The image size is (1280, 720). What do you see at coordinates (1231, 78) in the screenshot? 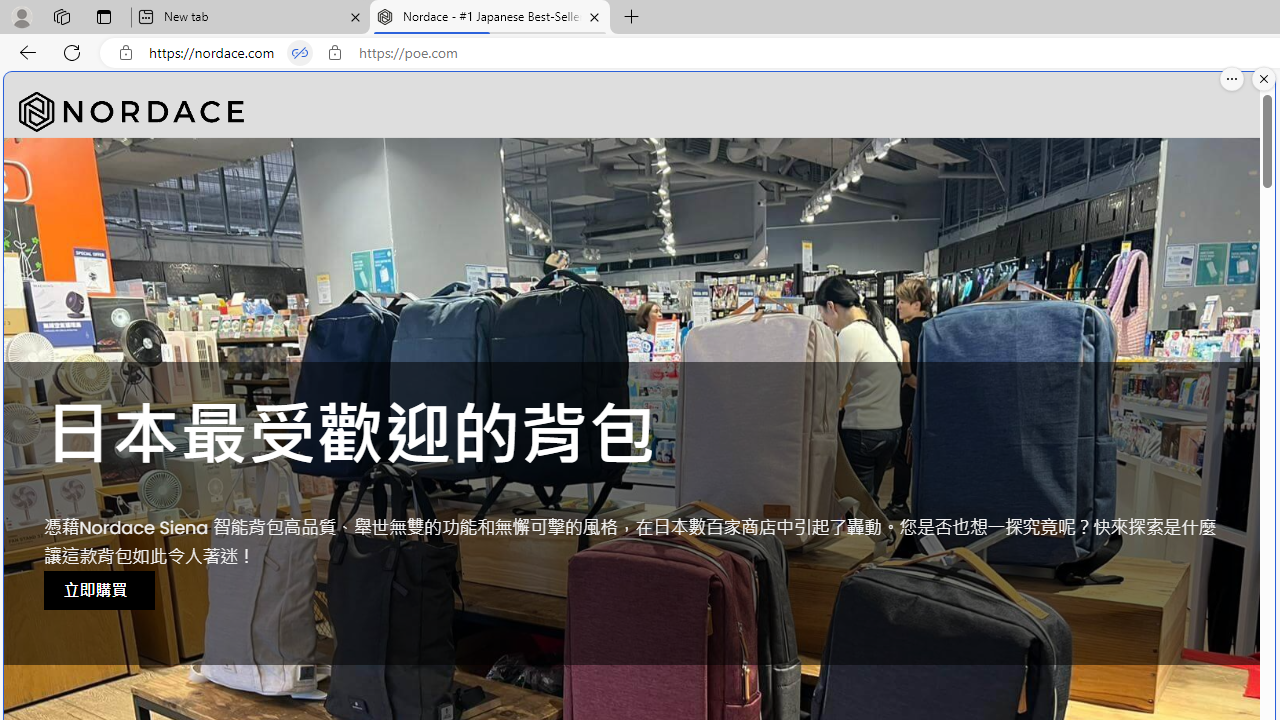
I see `'More options.'` at bounding box center [1231, 78].